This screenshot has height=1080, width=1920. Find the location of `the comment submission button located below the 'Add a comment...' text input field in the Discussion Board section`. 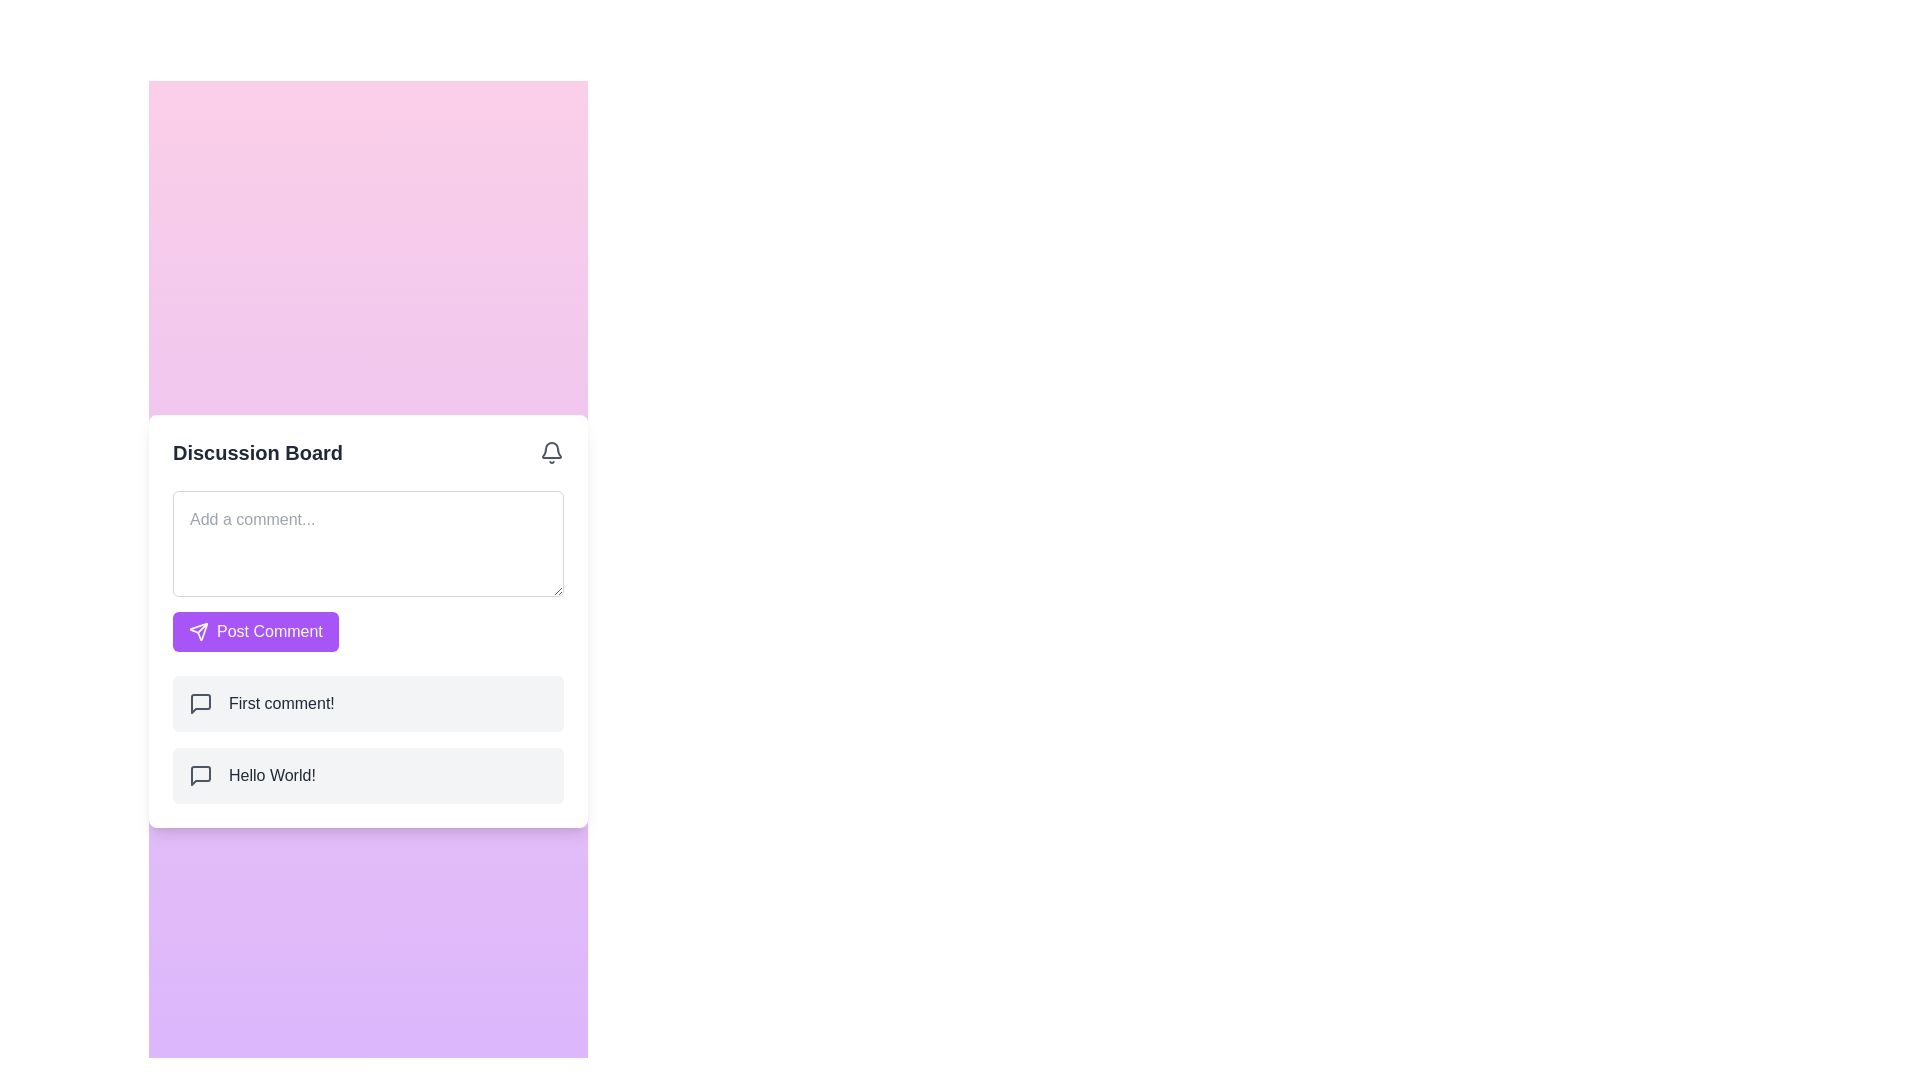

the comment submission button located below the 'Add a comment...' text input field in the Discussion Board section is located at coordinates (254, 631).